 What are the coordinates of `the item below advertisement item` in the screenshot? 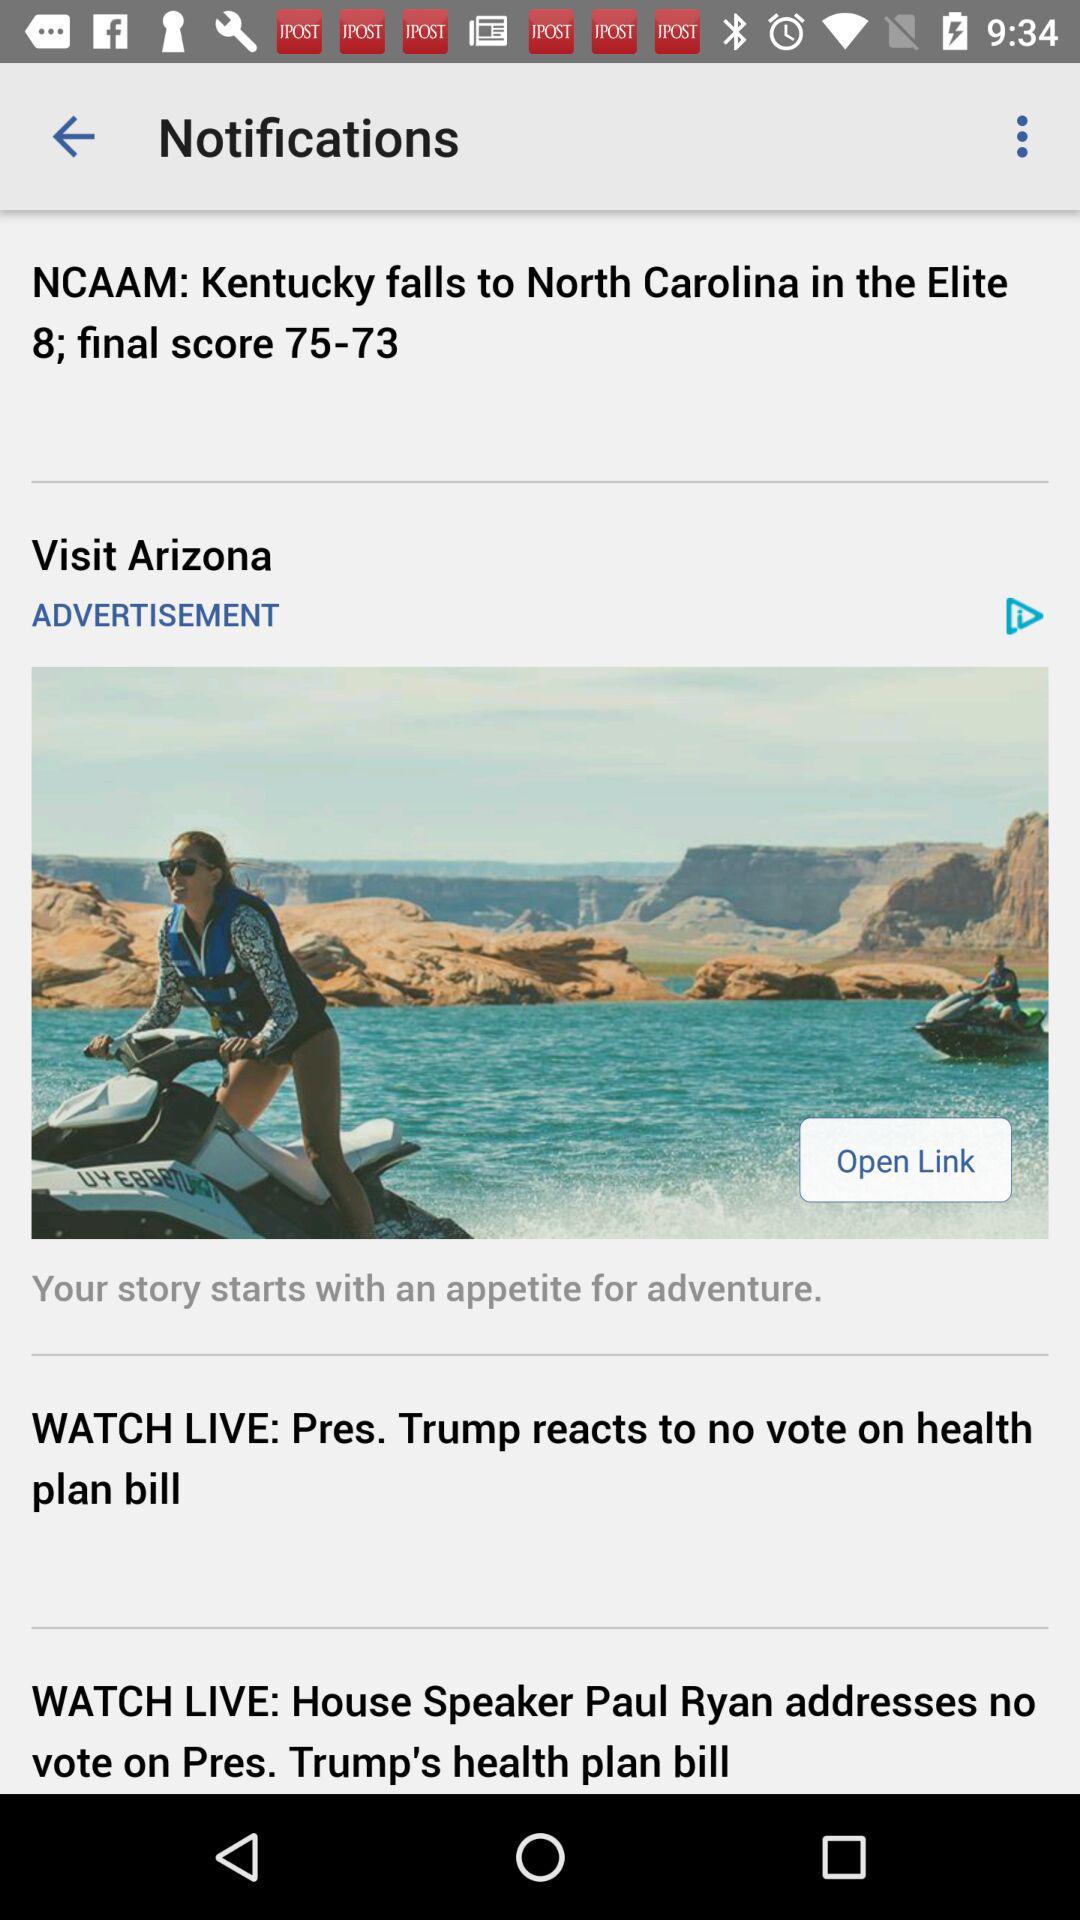 It's located at (905, 1159).